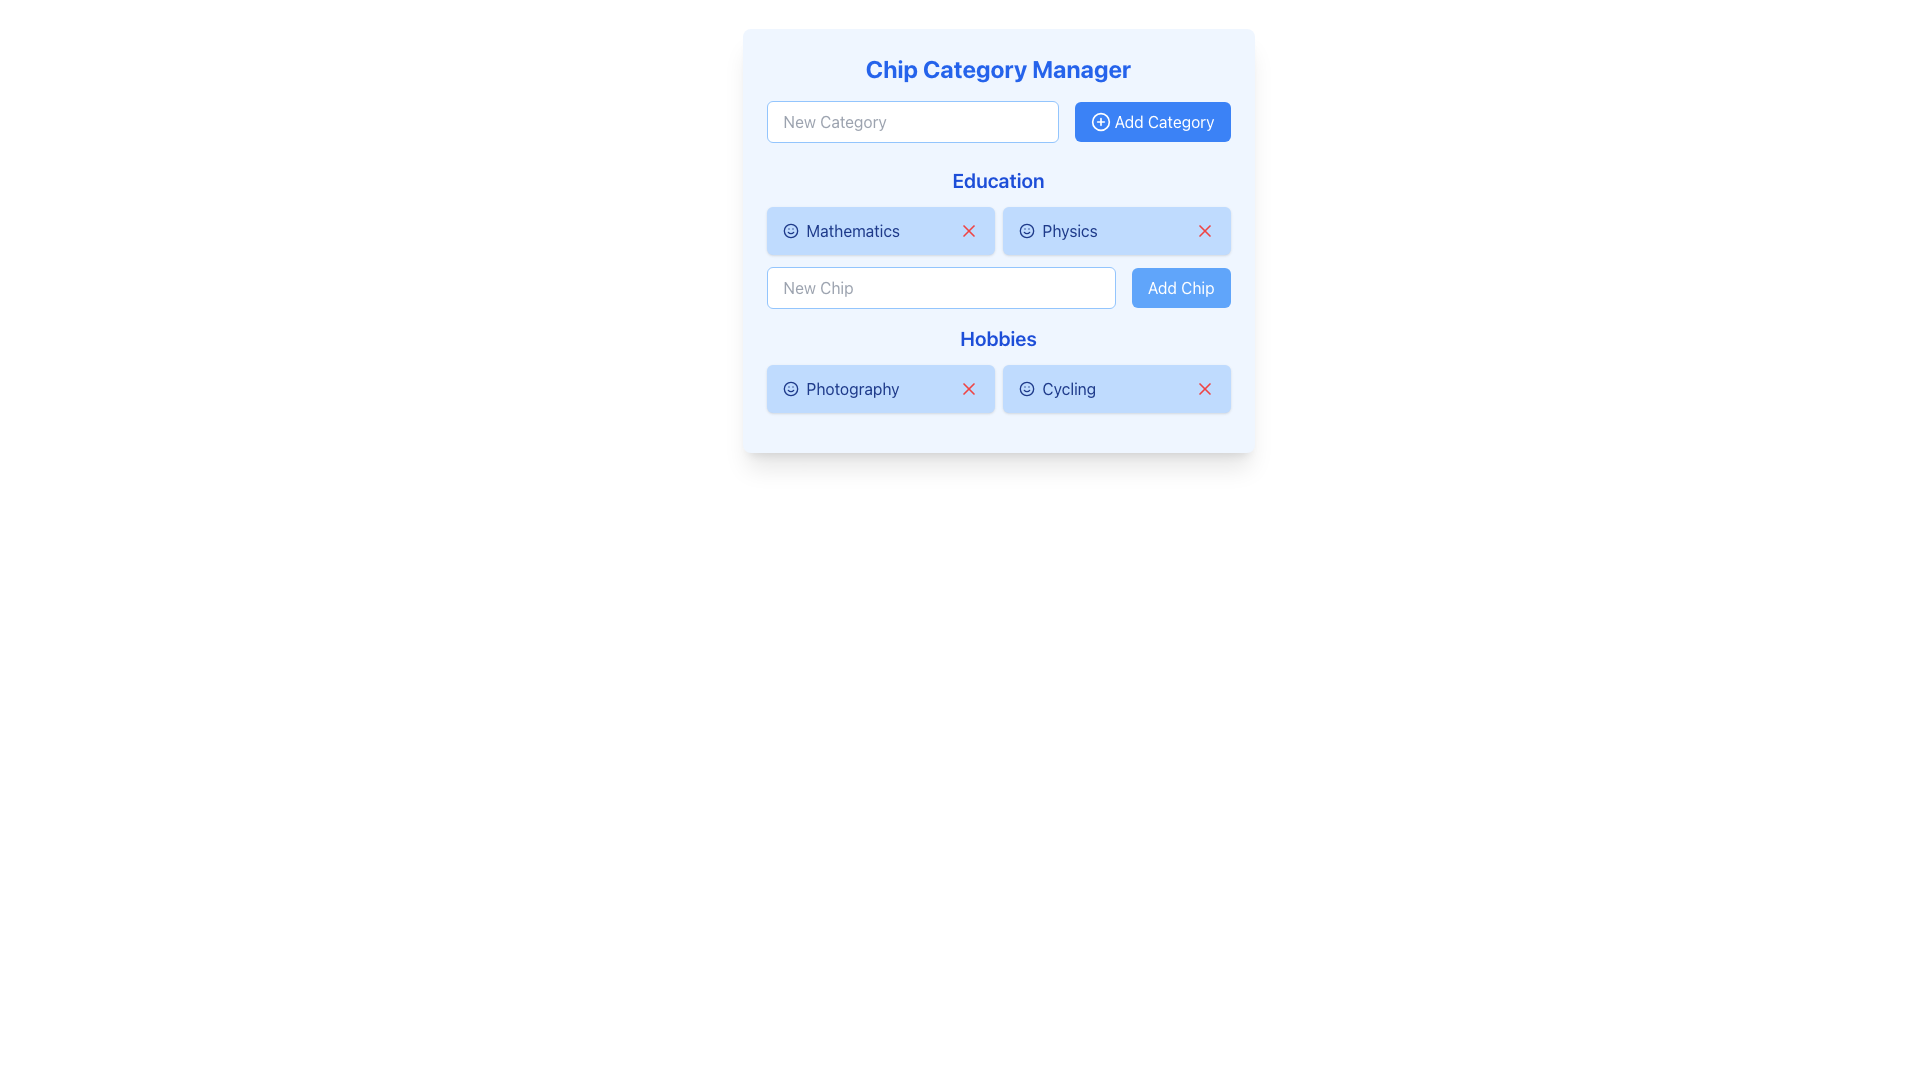 The image size is (1920, 1080). What do you see at coordinates (1203, 389) in the screenshot?
I see `the 'X' shaped icon at the bottom-right corner of the card labeled 'Cycling' under the 'Hobbies' section` at bounding box center [1203, 389].